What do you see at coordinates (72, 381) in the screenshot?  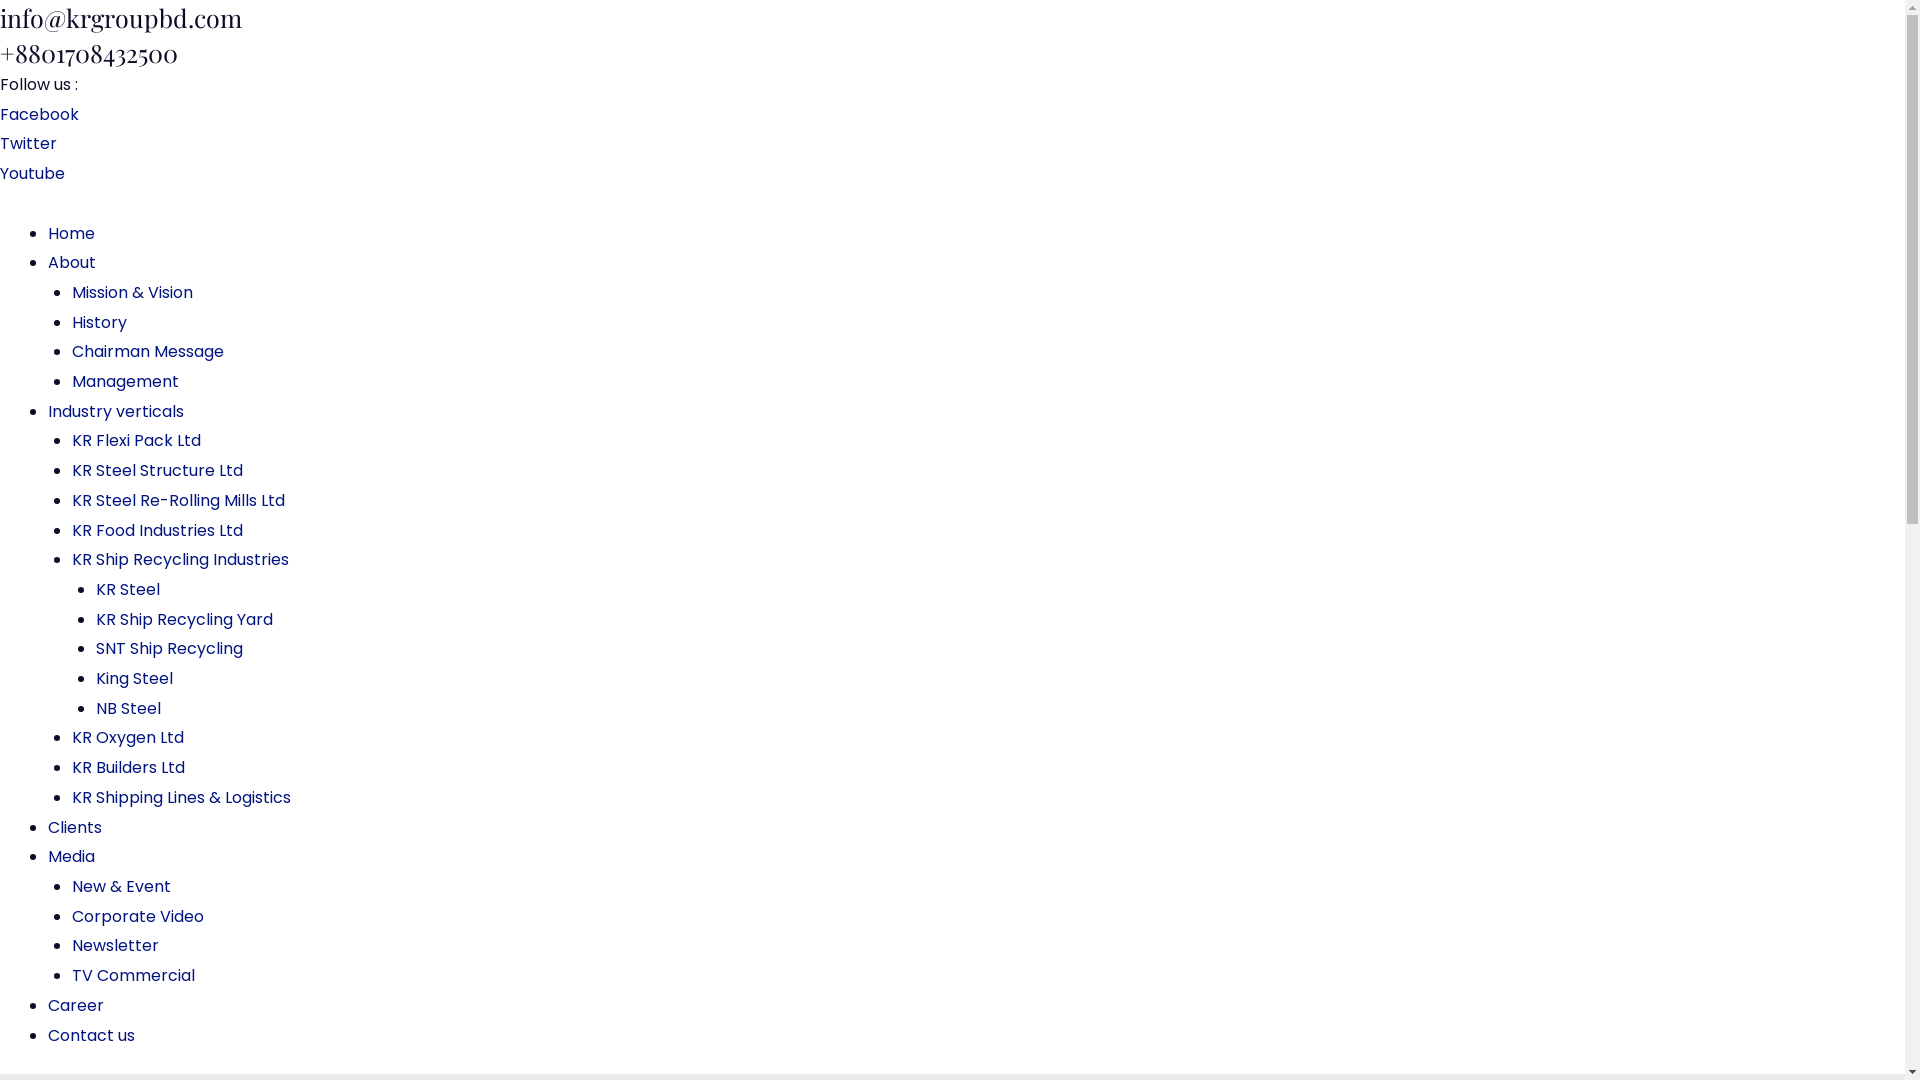 I see `'Management'` at bounding box center [72, 381].